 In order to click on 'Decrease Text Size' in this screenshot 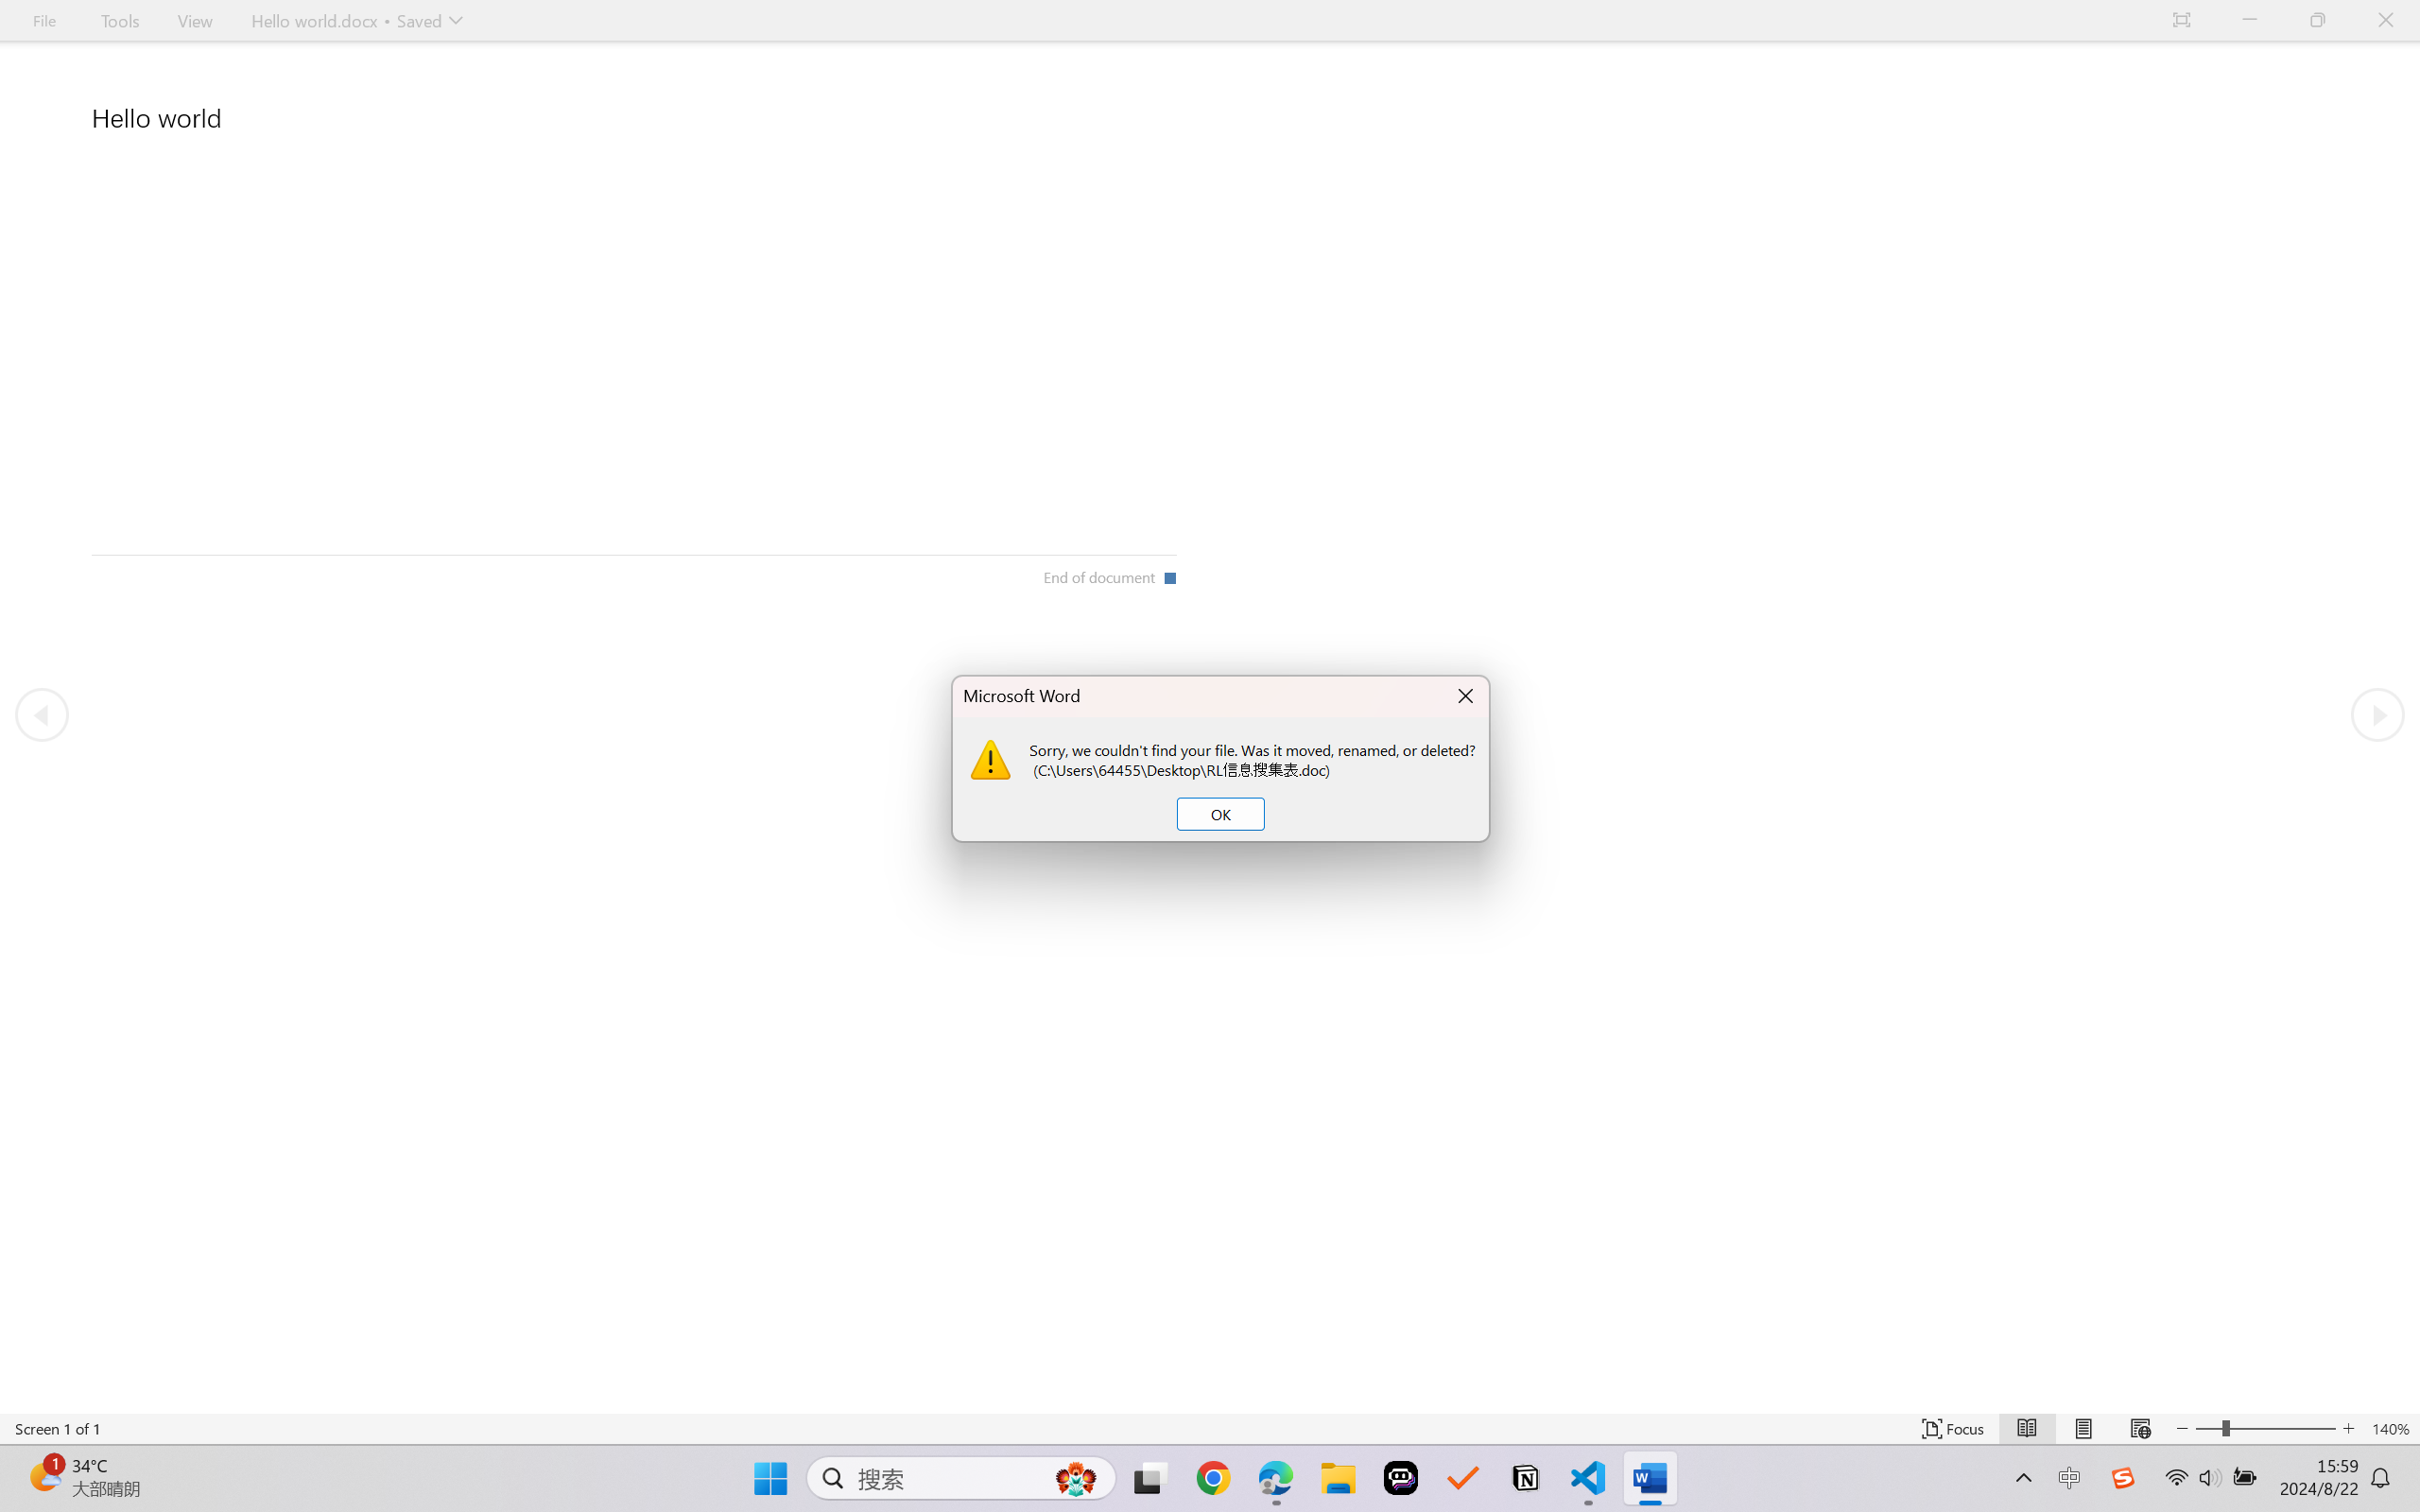, I will do `click(2182, 1428)`.